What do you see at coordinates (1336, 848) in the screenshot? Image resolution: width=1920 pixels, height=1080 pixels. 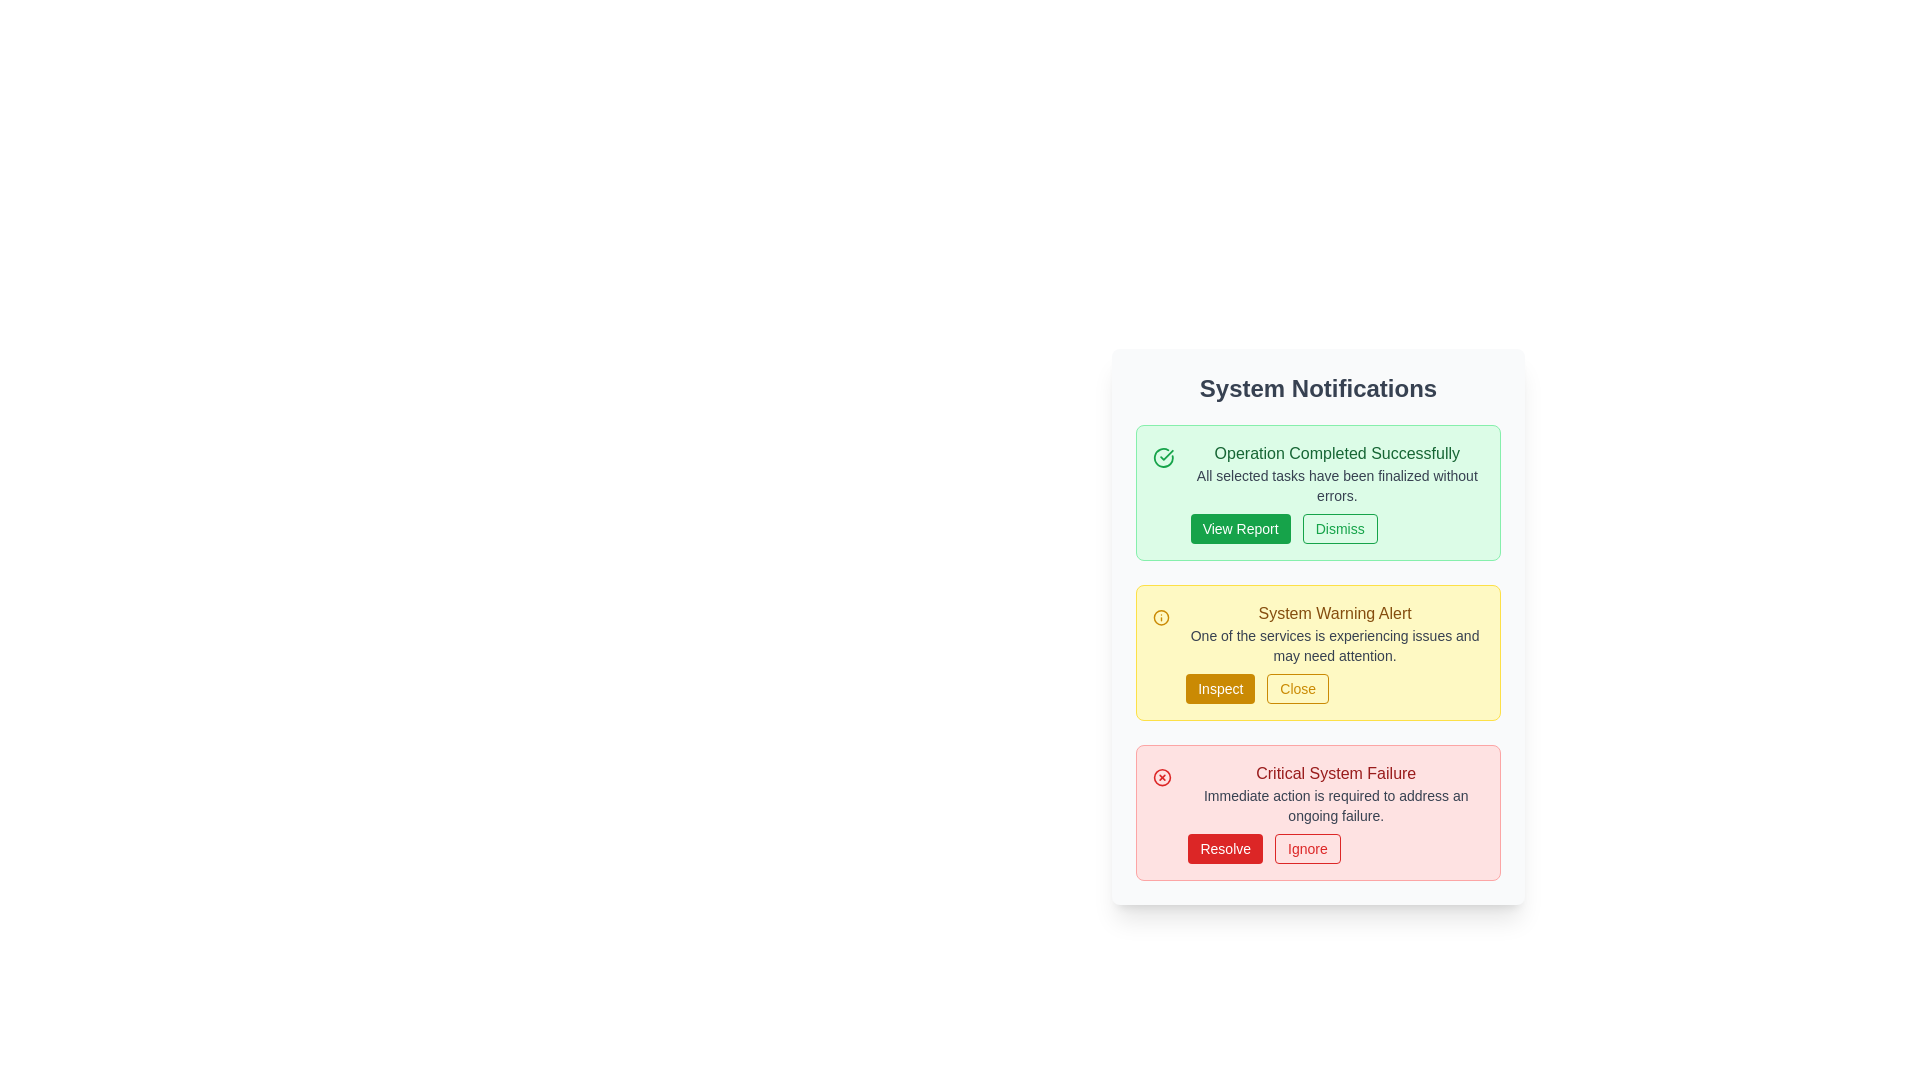 I see `the 'Ignore' button located at the bottom-right end of the notification card titled 'Critical System Failure' for keyboard navigation` at bounding box center [1336, 848].